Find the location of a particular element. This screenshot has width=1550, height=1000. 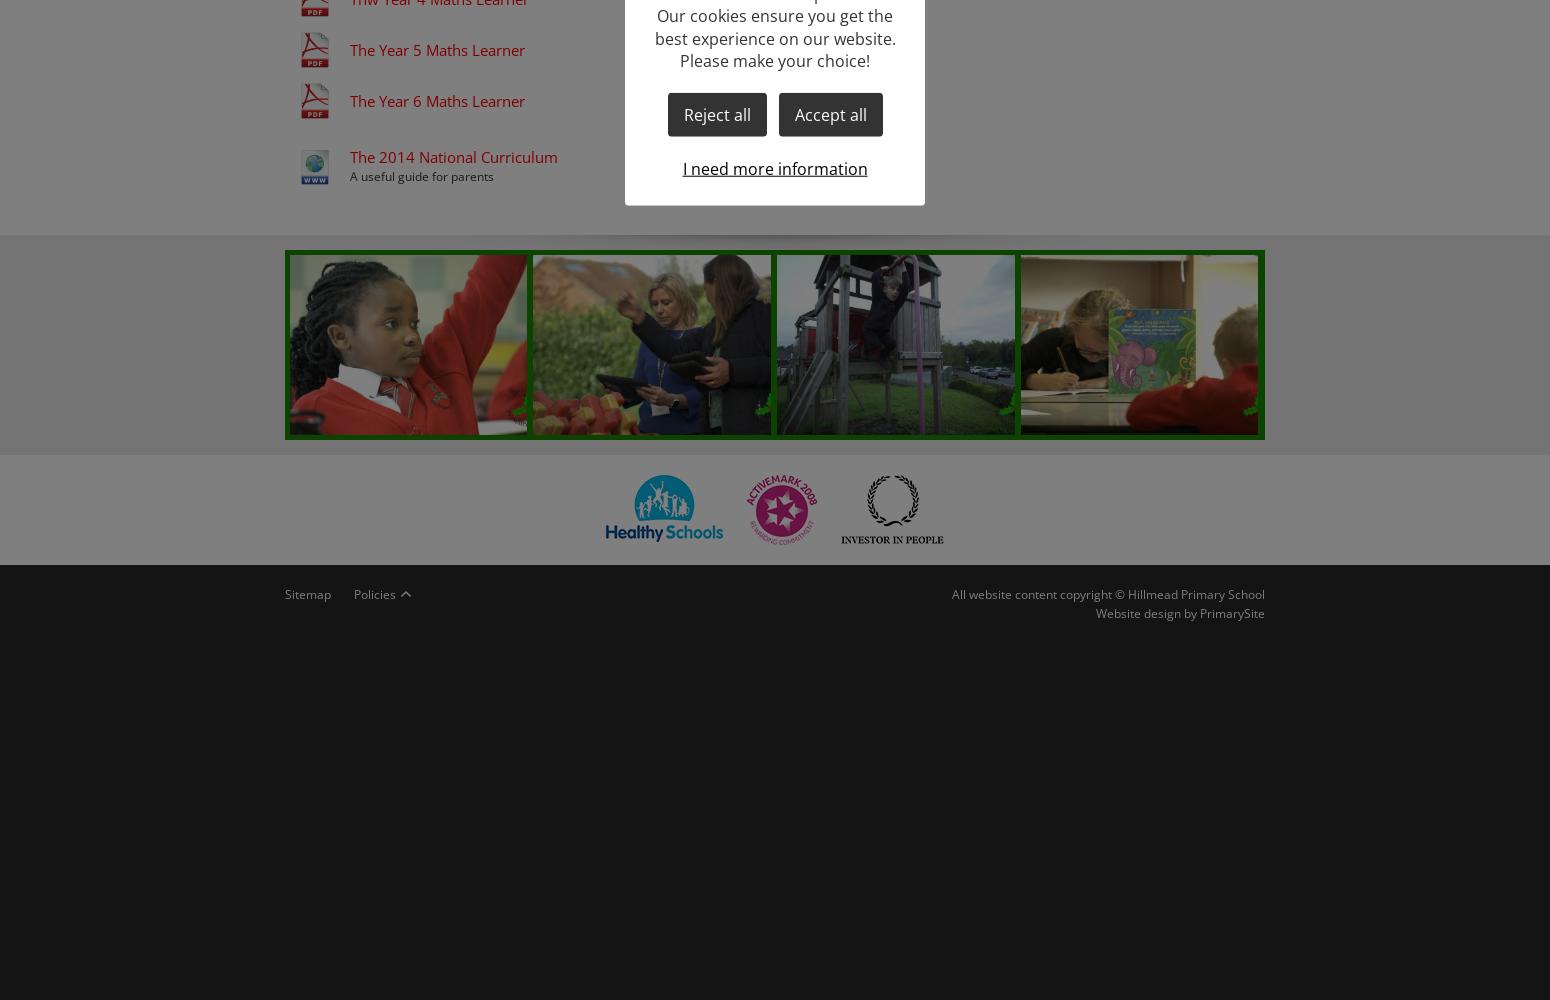

'I need more information' is located at coordinates (774, 168).